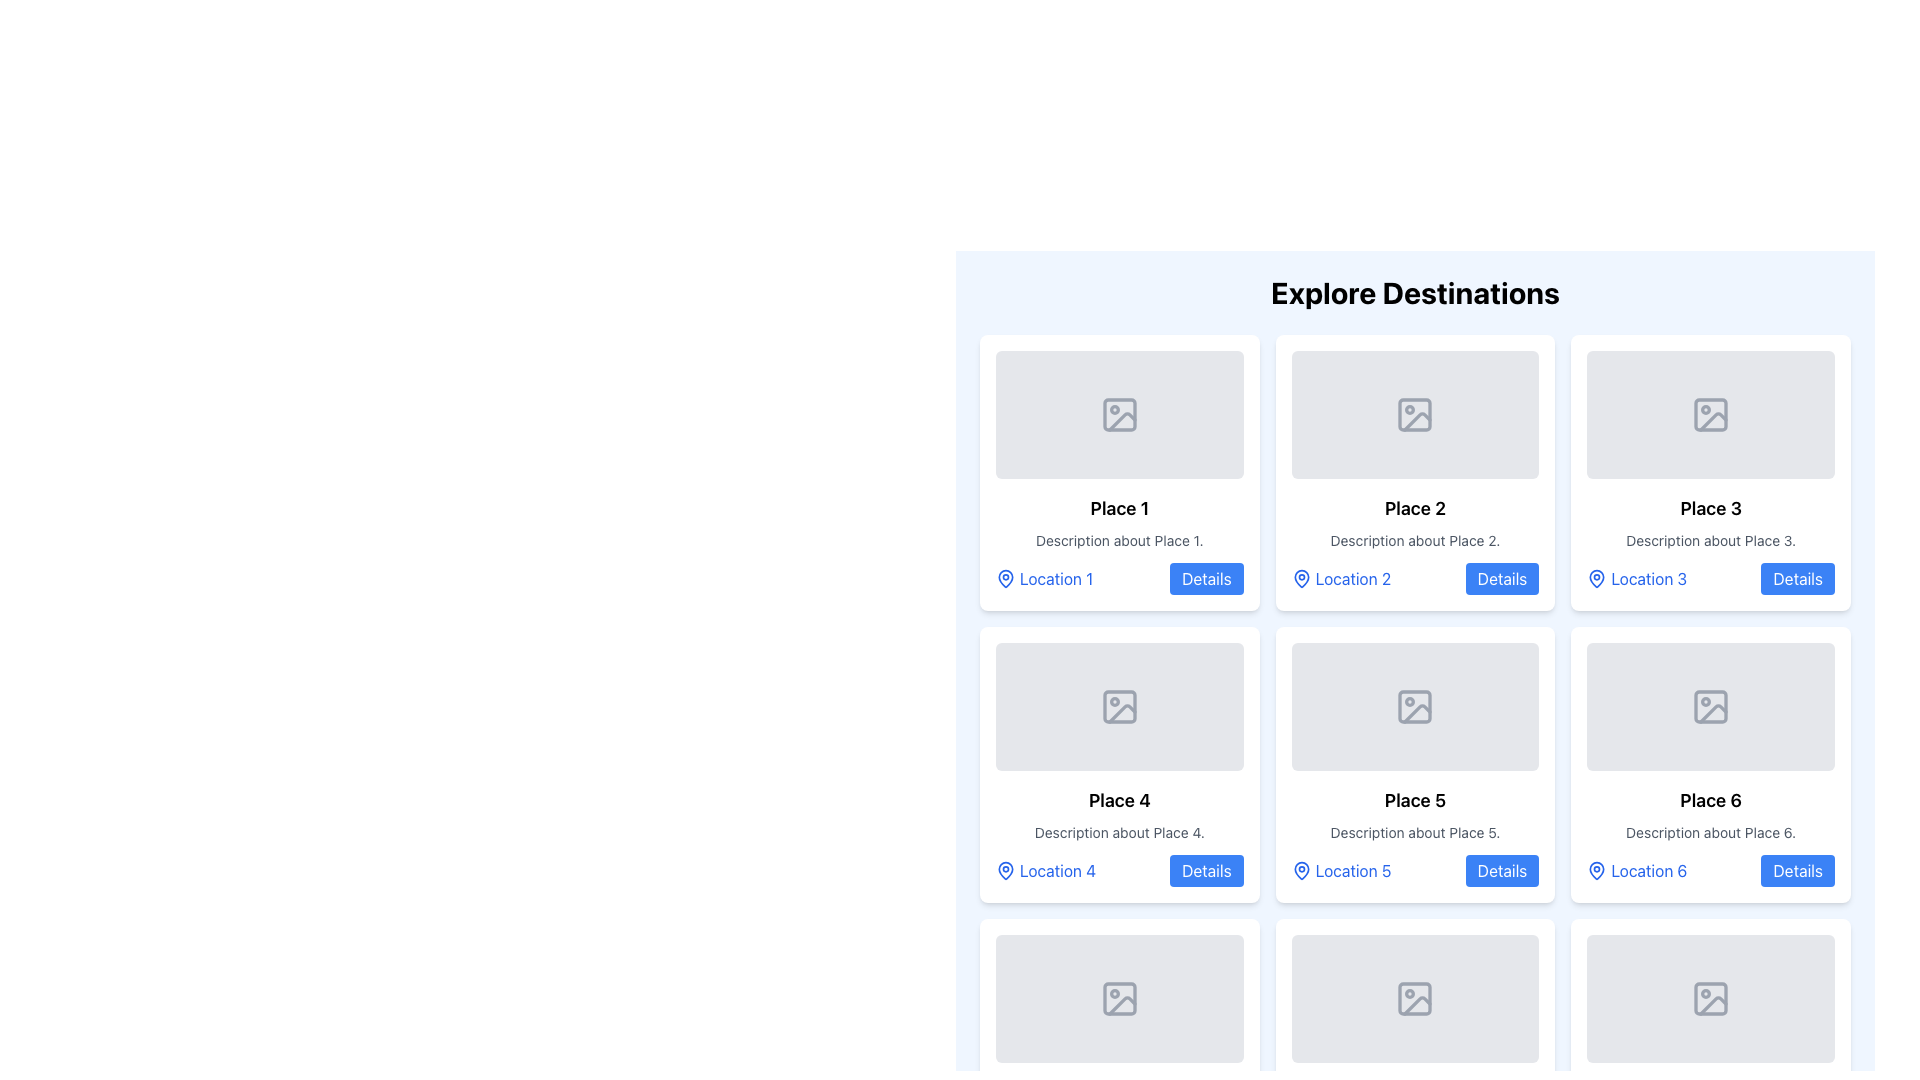  Describe the element at coordinates (1414, 414) in the screenshot. I see `the image placeholder icon located at the center of the card for 'Place 2', characterized by its square shape with rounded corners, a circular dot in the top left corner, and a diagonal line ending in a smaller square at the bottom right` at that location.